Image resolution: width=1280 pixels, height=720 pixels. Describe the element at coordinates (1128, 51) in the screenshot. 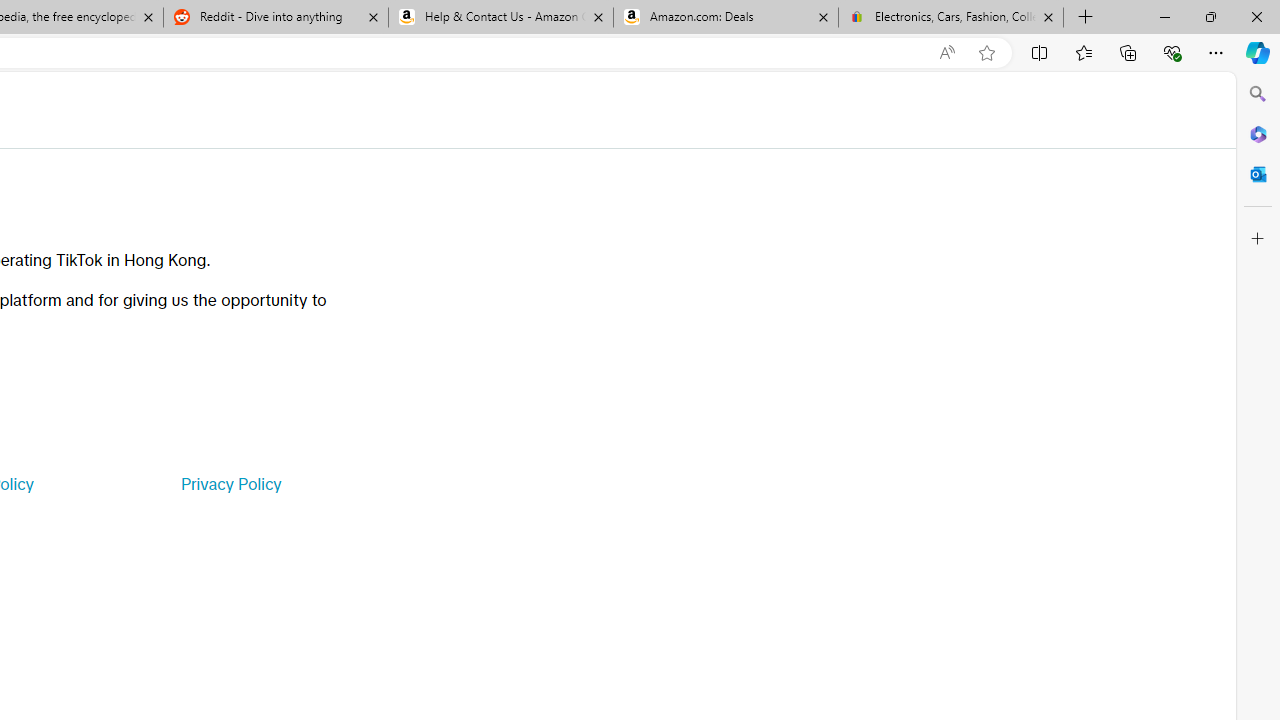

I see `'Collections'` at that location.